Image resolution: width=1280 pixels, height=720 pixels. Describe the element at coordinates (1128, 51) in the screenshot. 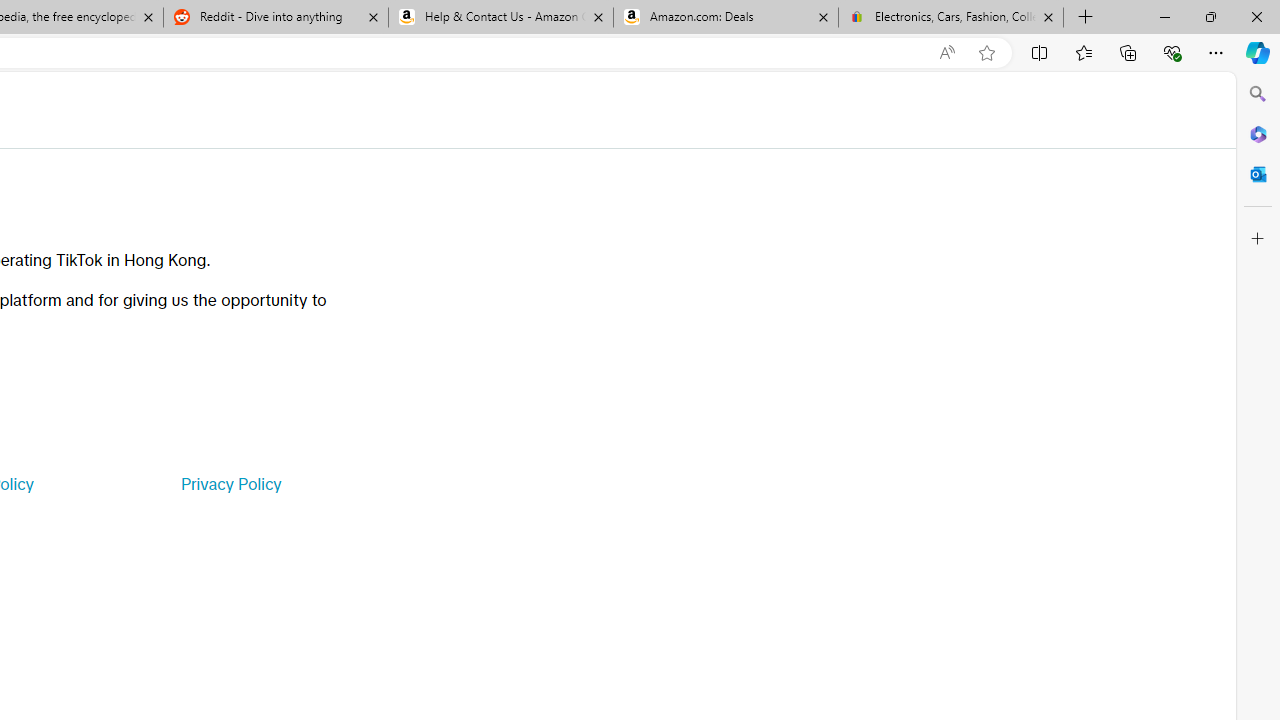

I see `'Collections'` at that location.